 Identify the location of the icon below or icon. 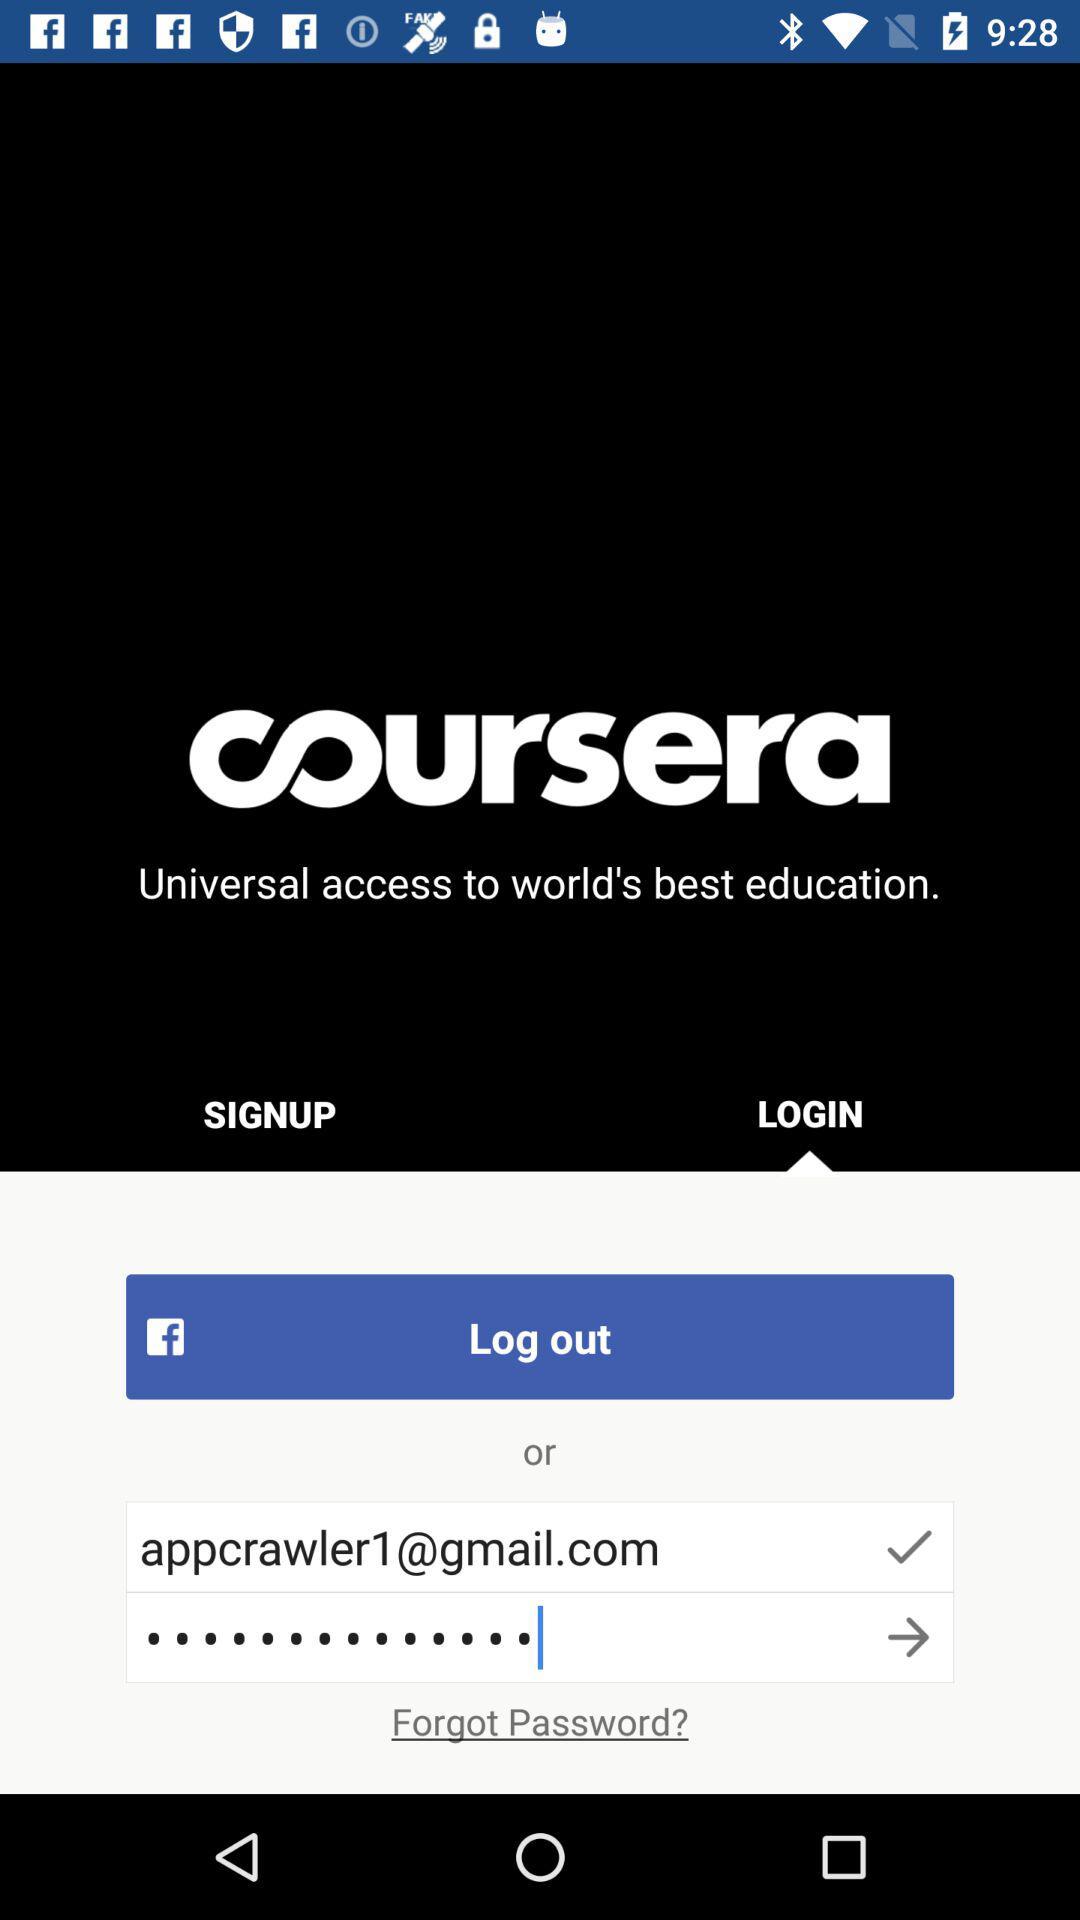
(540, 1545).